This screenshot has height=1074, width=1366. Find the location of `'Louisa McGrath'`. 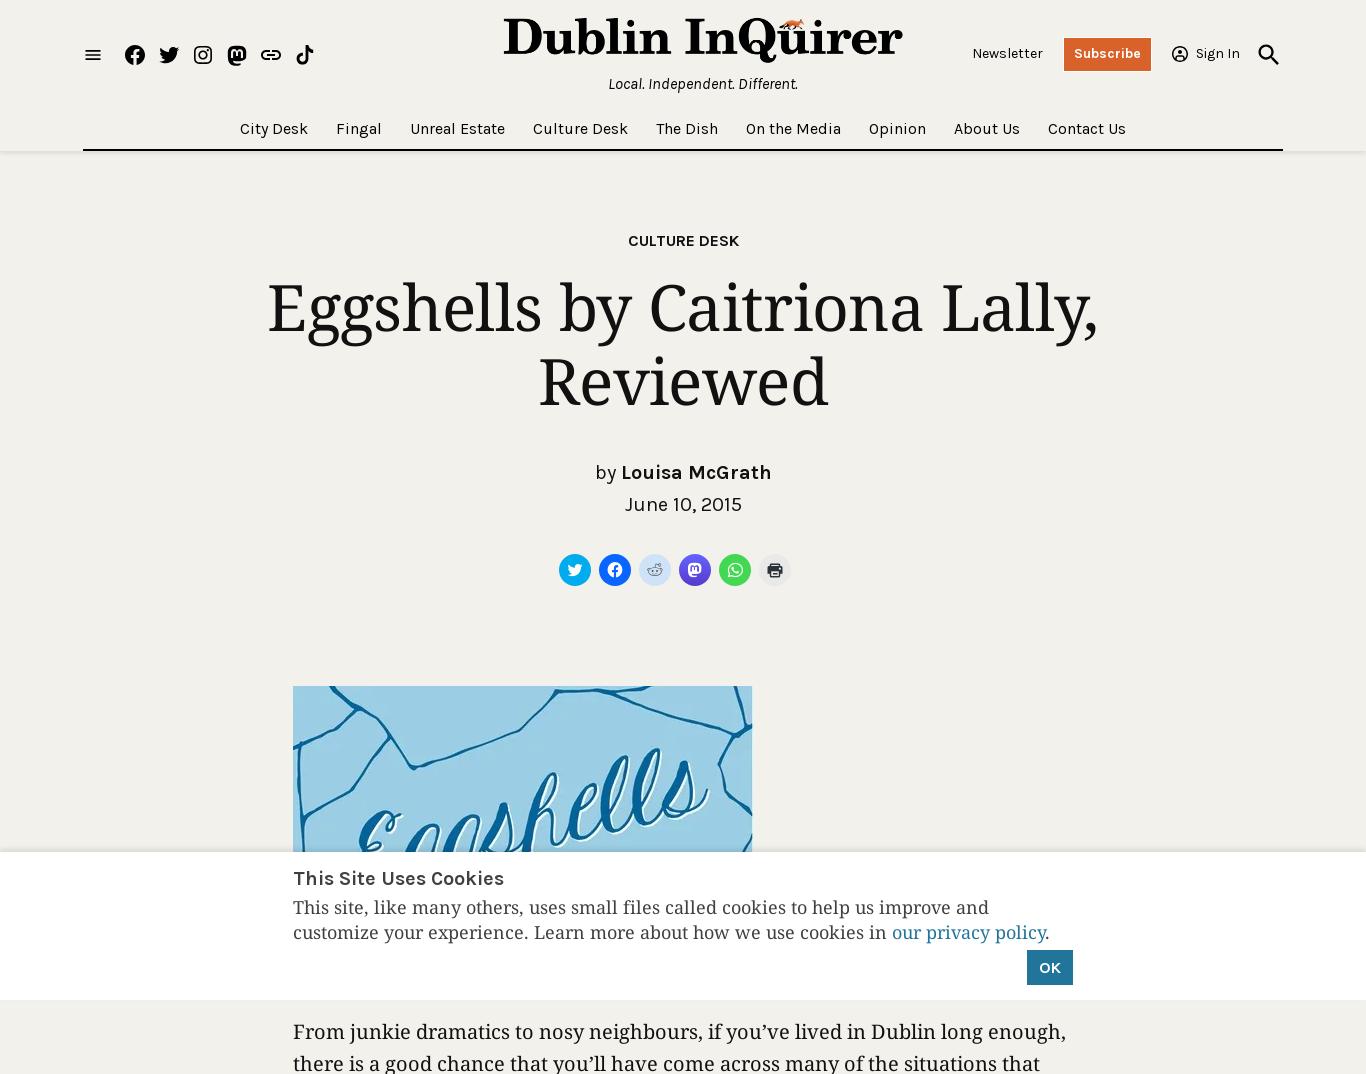

'Louisa McGrath' is located at coordinates (619, 471).